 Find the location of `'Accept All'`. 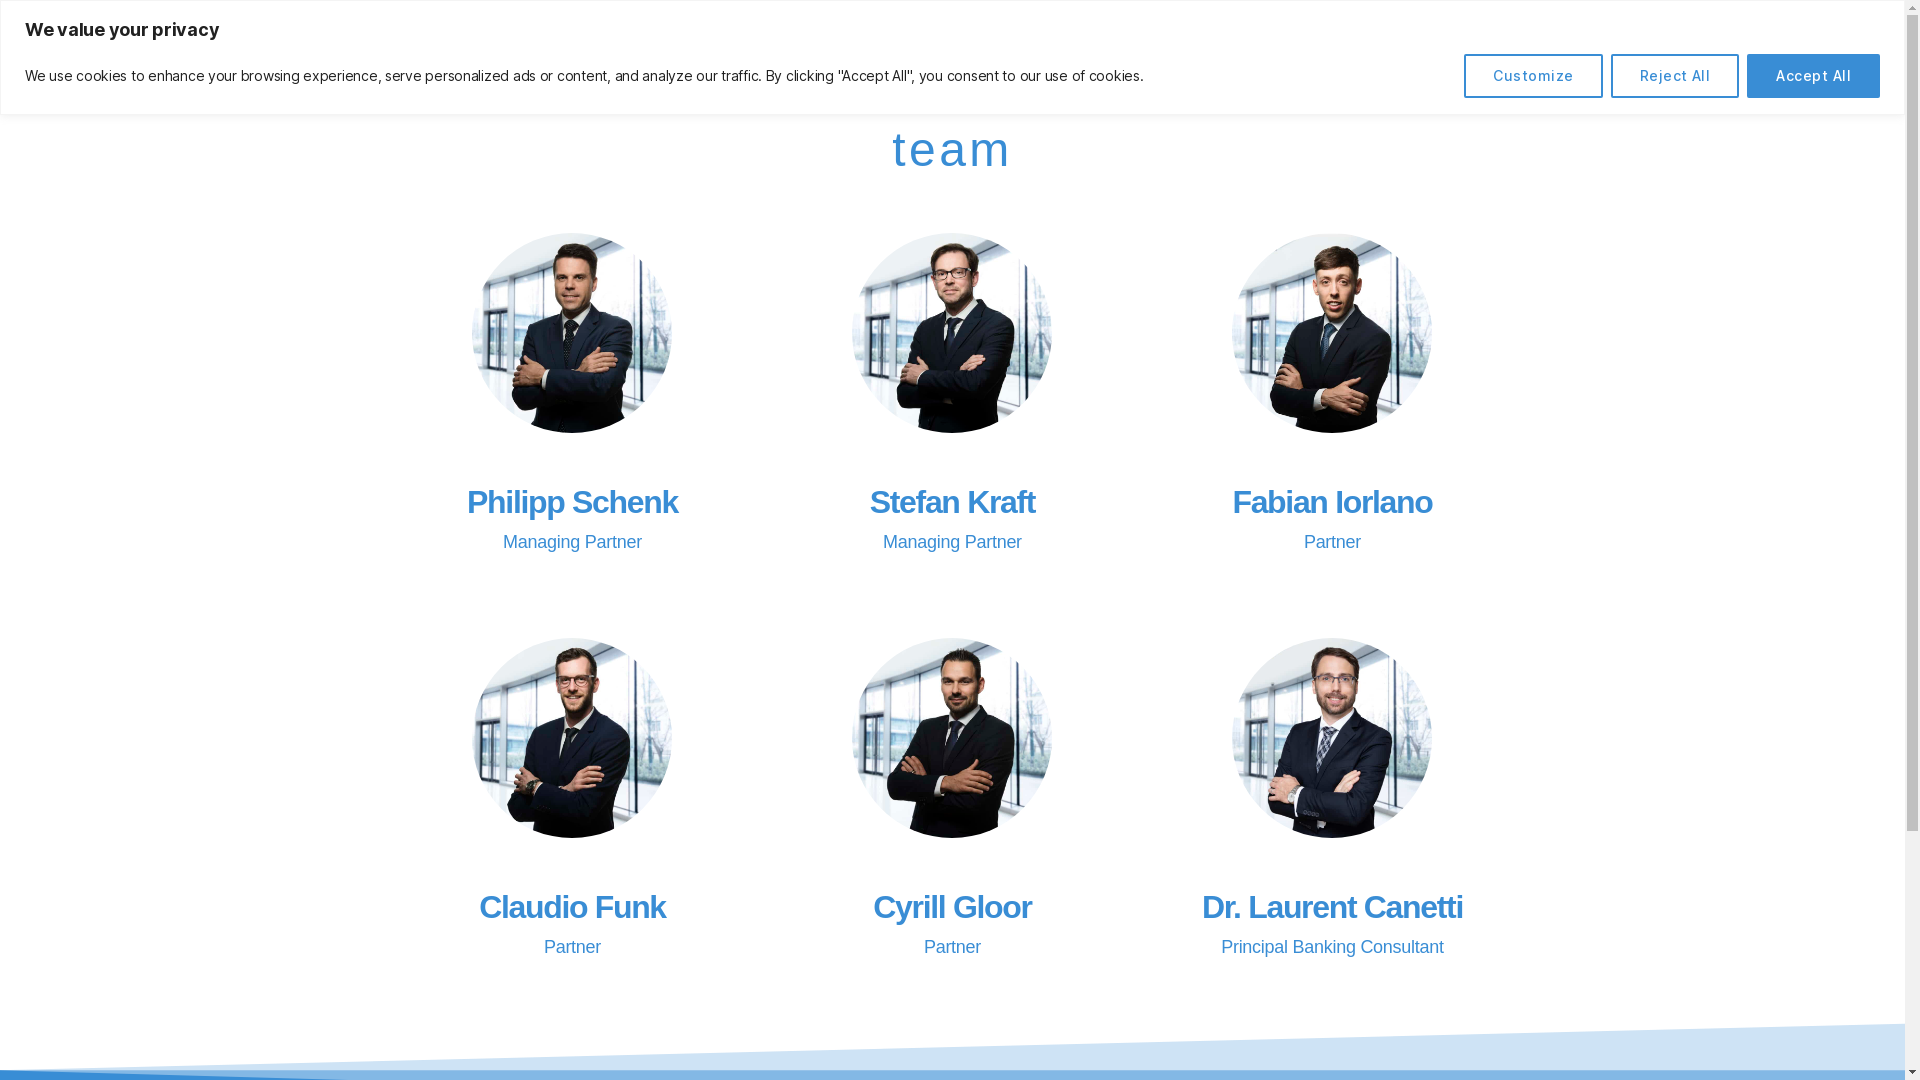

'Accept All' is located at coordinates (1813, 75).